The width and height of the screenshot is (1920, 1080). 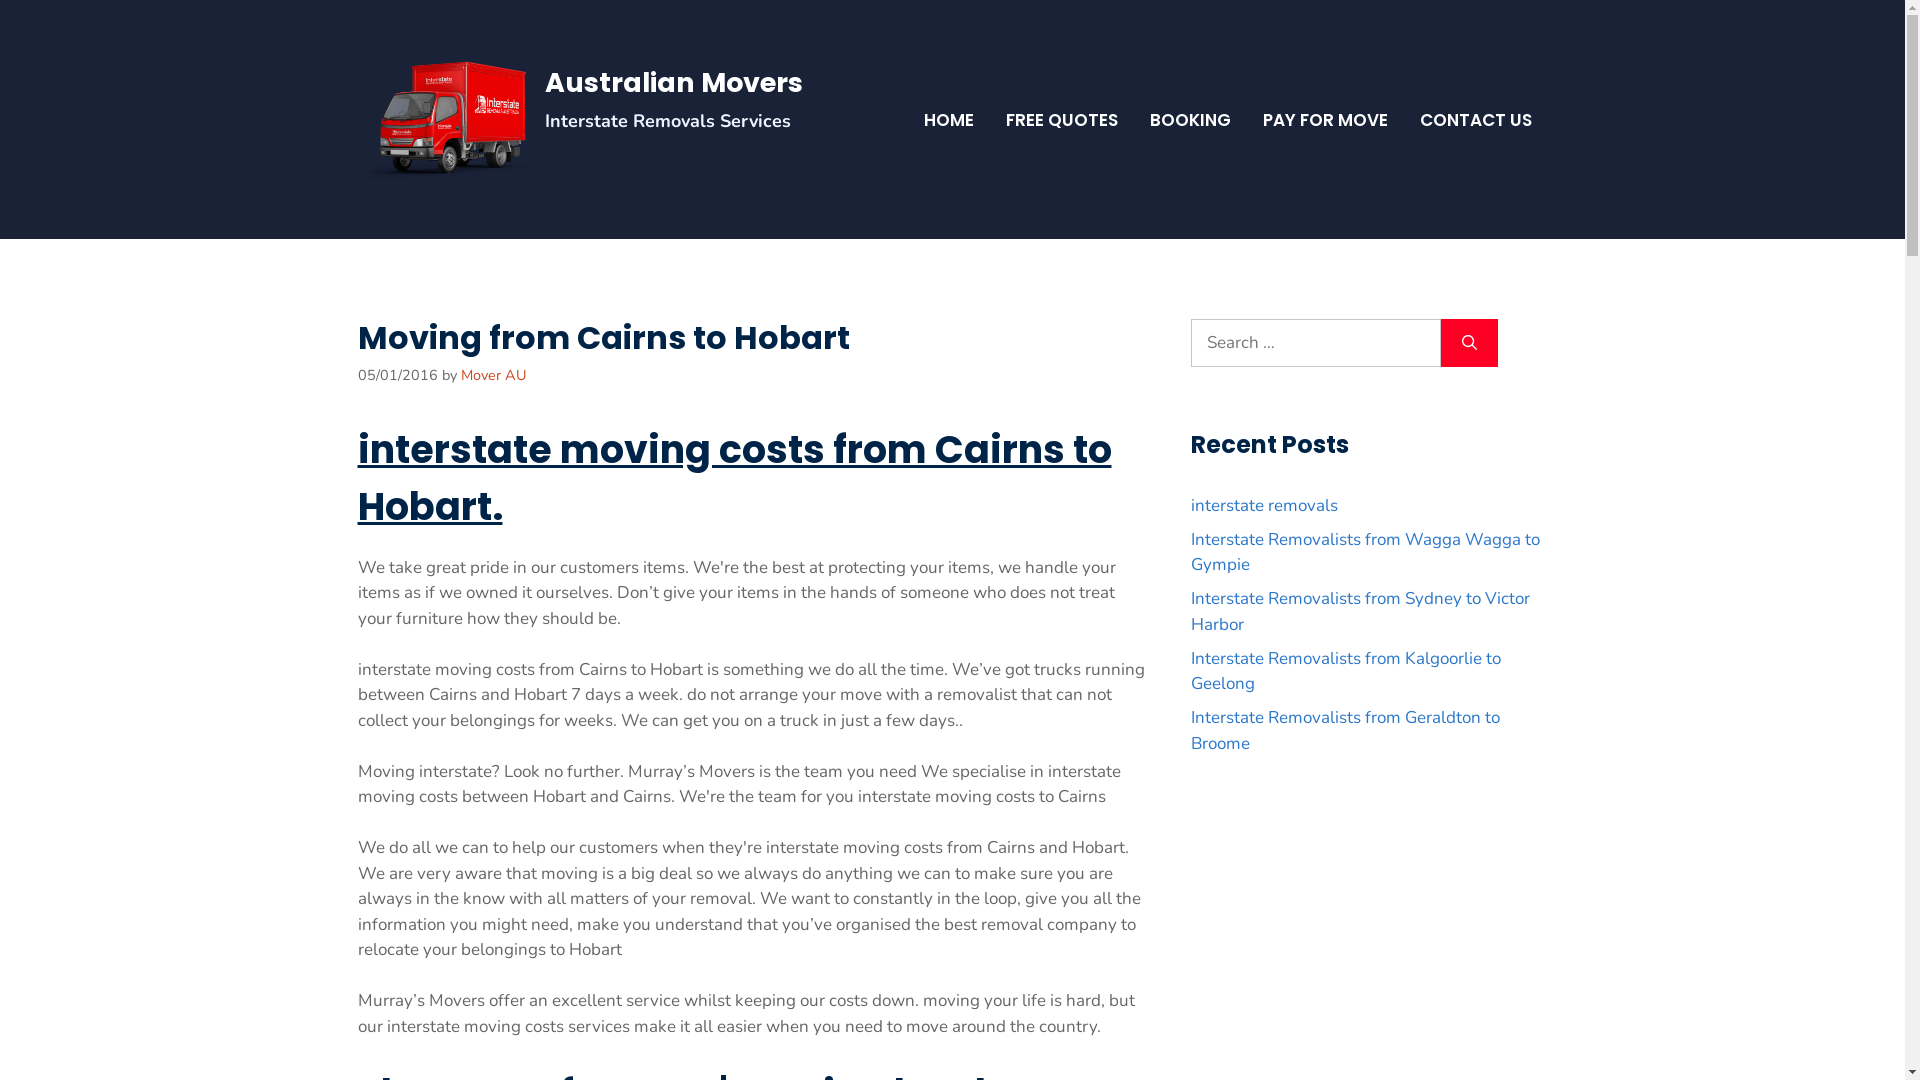 I want to click on 'Interstate Removalists from Wagga Wagga to Gympie', so click(x=1363, y=552).